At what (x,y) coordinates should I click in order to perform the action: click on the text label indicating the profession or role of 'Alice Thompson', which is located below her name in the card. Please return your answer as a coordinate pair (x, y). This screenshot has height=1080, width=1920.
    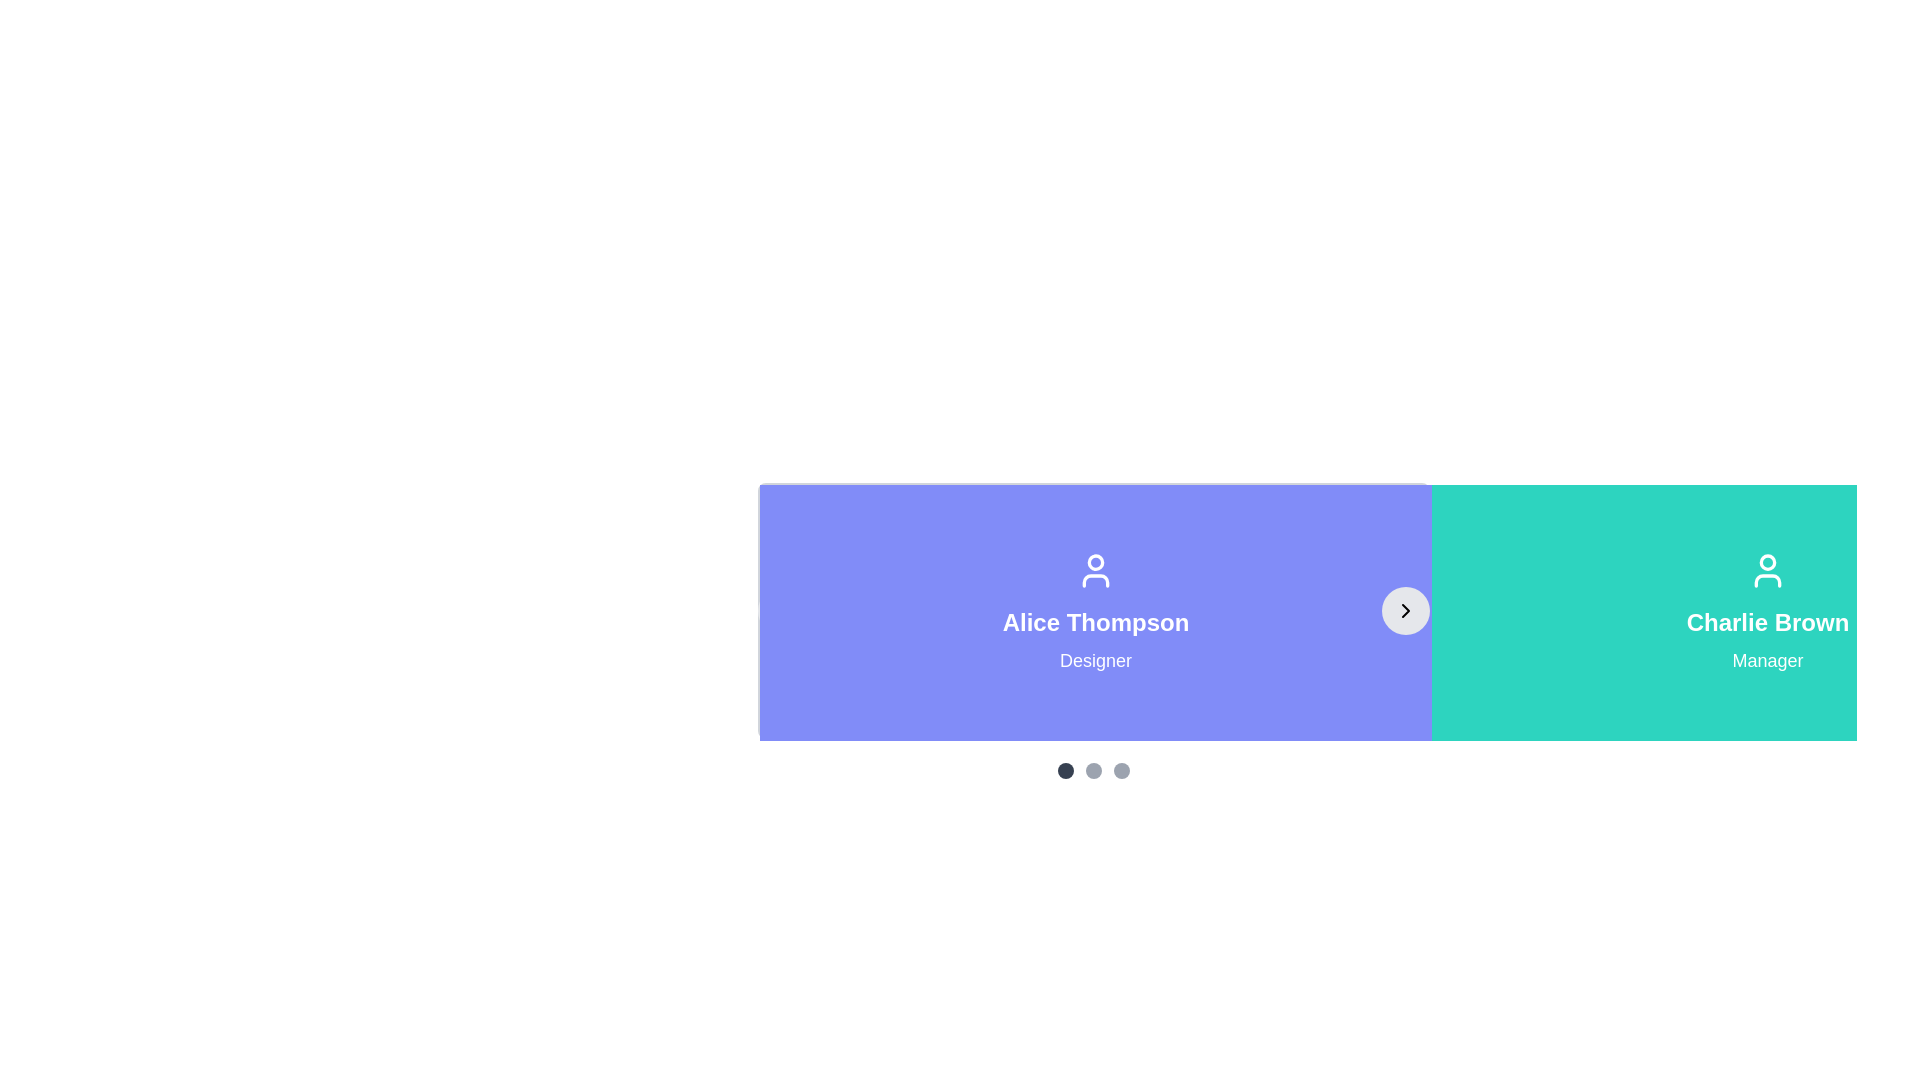
    Looking at the image, I should click on (1094, 660).